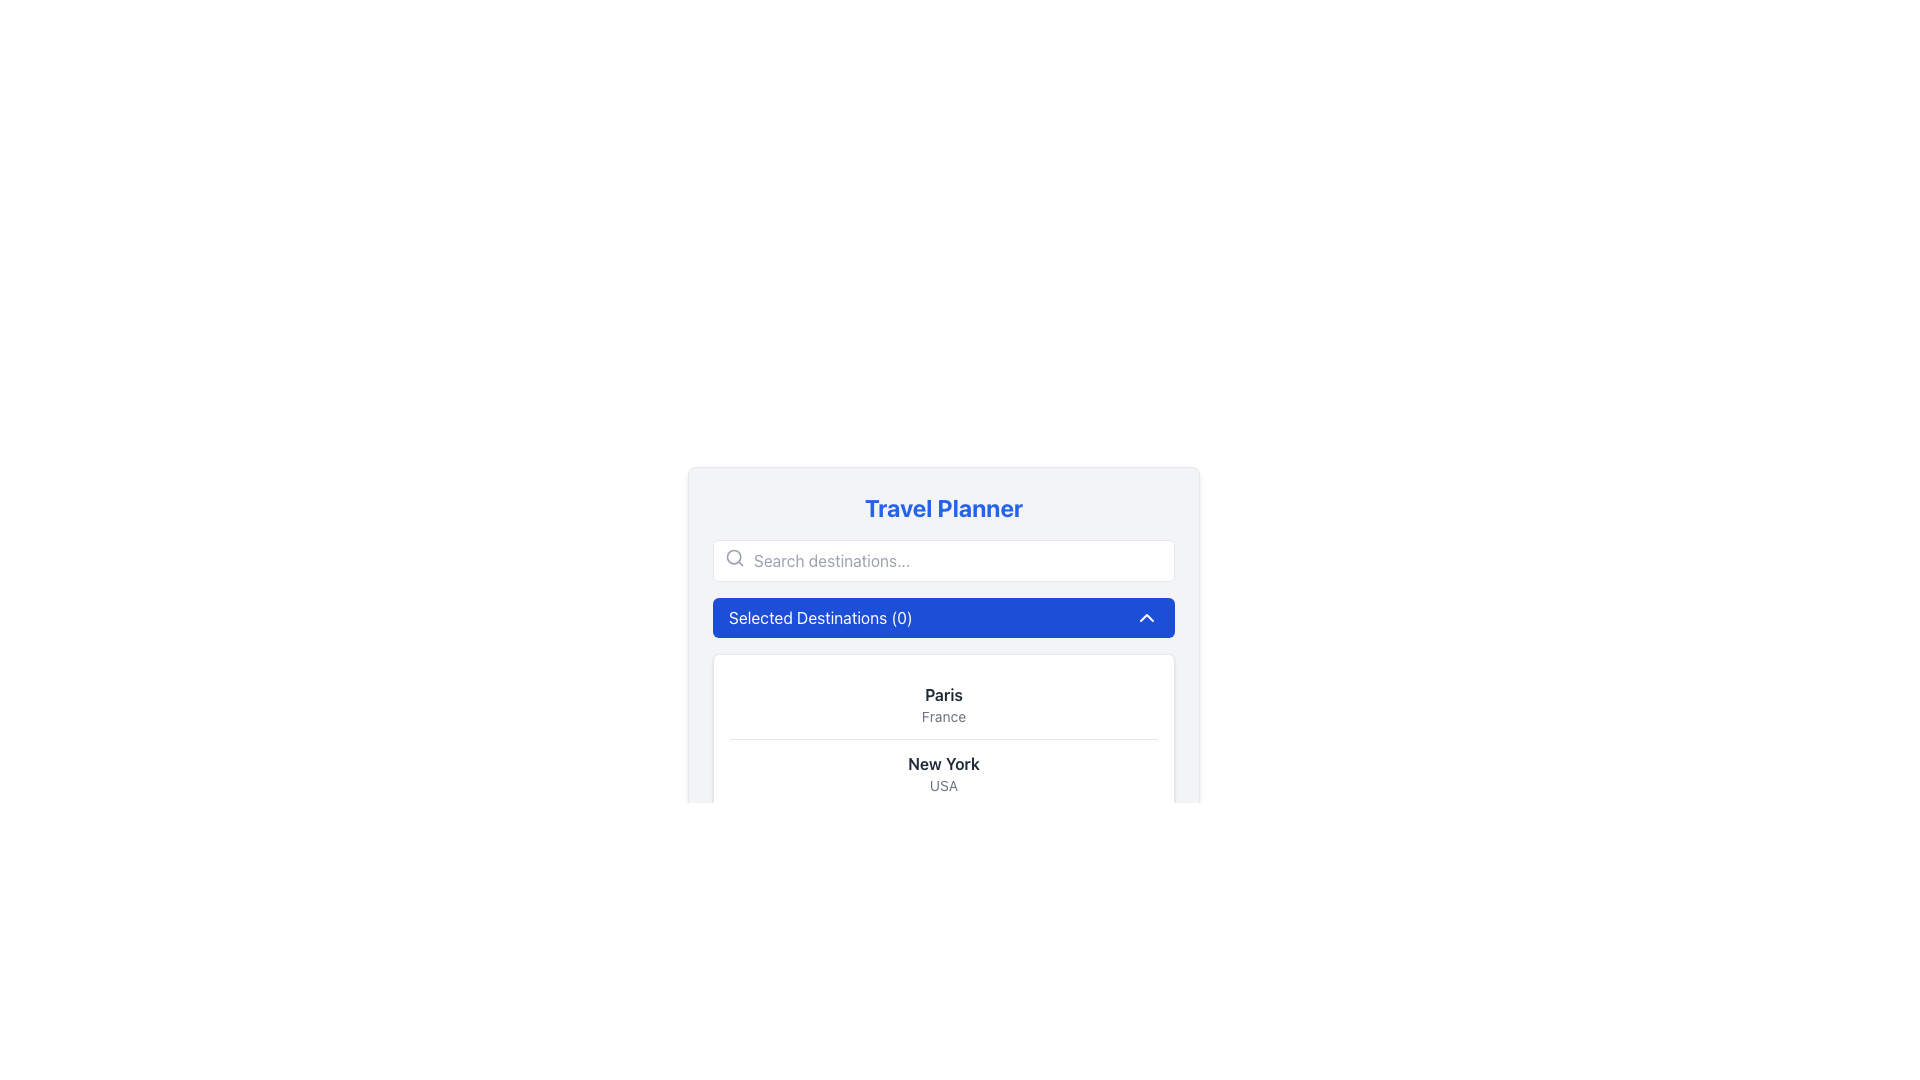 The width and height of the screenshot is (1920, 1080). Describe the element at coordinates (733, 557) in the screenshot. I see `the SVG circle graphic representing a feature in the search field located at the top-left corner of the input bar` at that location.